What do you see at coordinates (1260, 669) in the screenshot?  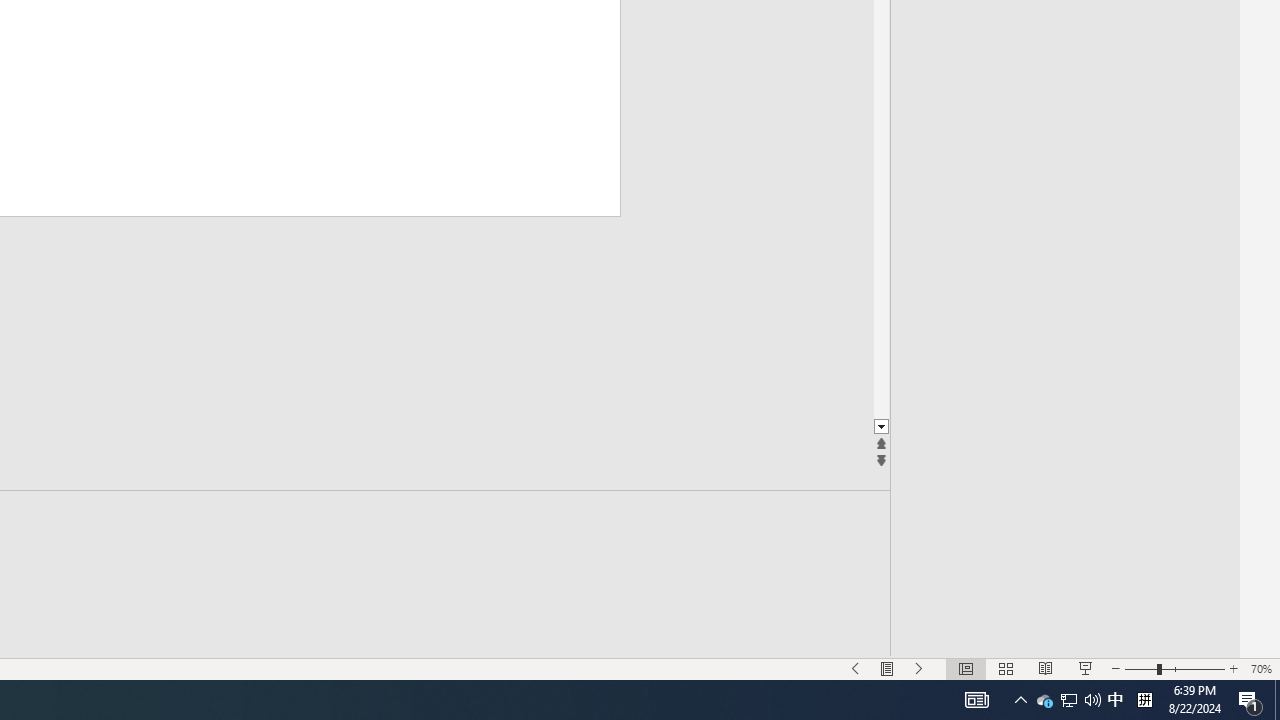 I see `'Zoom 70%'` at bounding box center [1260, 669].